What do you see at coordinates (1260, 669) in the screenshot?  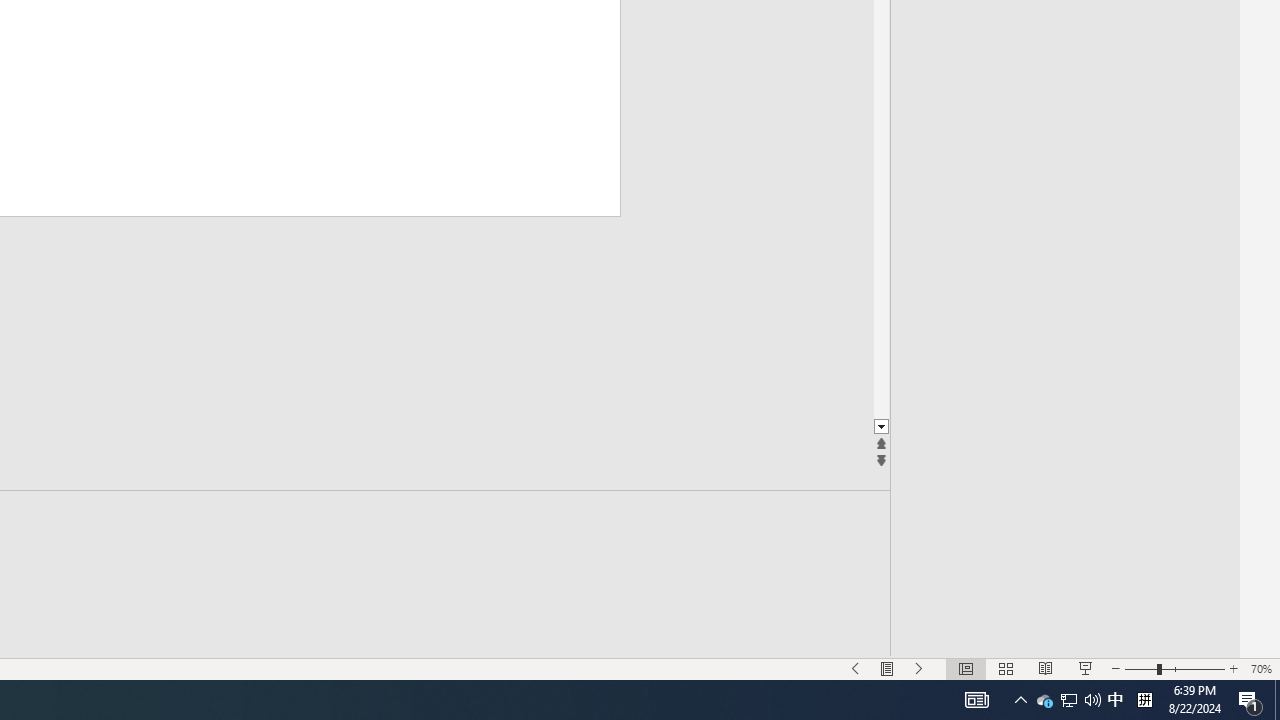 I see `'Zoom 70%'` at bounding box center [1260, 669].